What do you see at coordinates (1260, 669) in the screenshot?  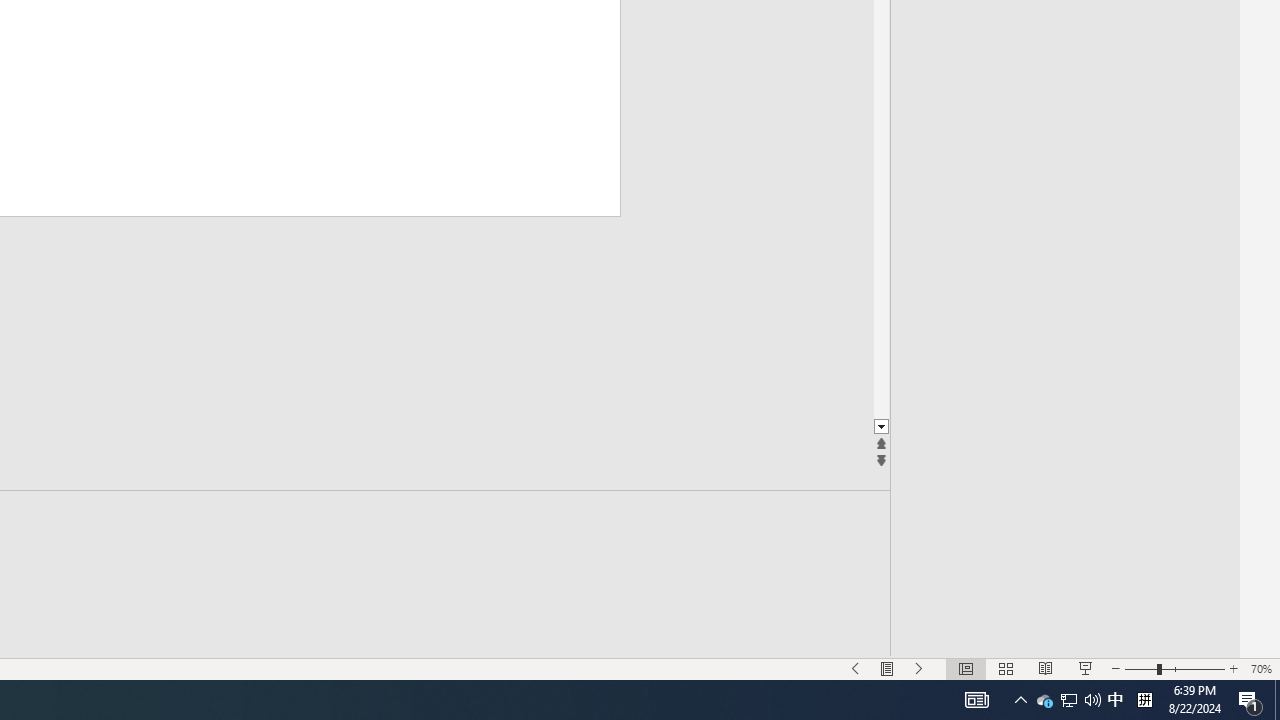 I see `'Zoom 70%'` at bounding box center [1260, 669].